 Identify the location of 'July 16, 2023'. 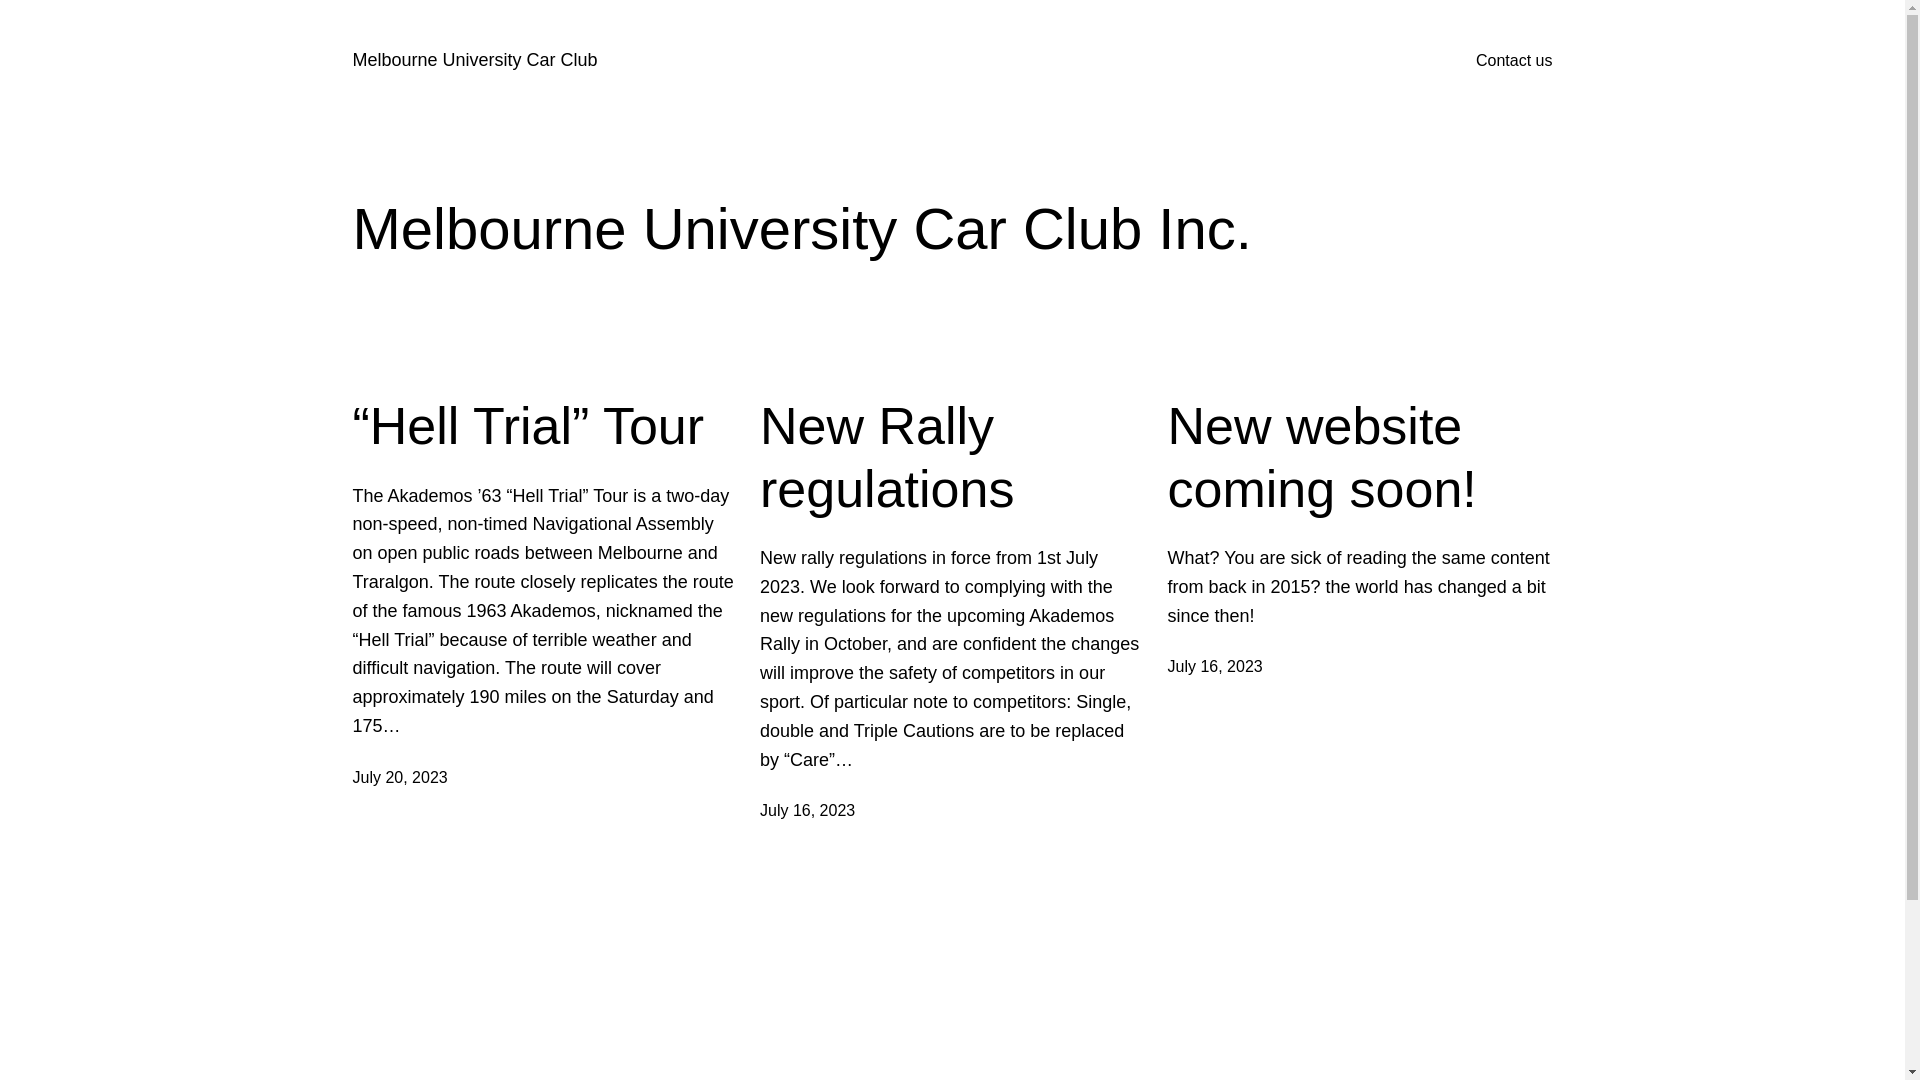
(807, 810).